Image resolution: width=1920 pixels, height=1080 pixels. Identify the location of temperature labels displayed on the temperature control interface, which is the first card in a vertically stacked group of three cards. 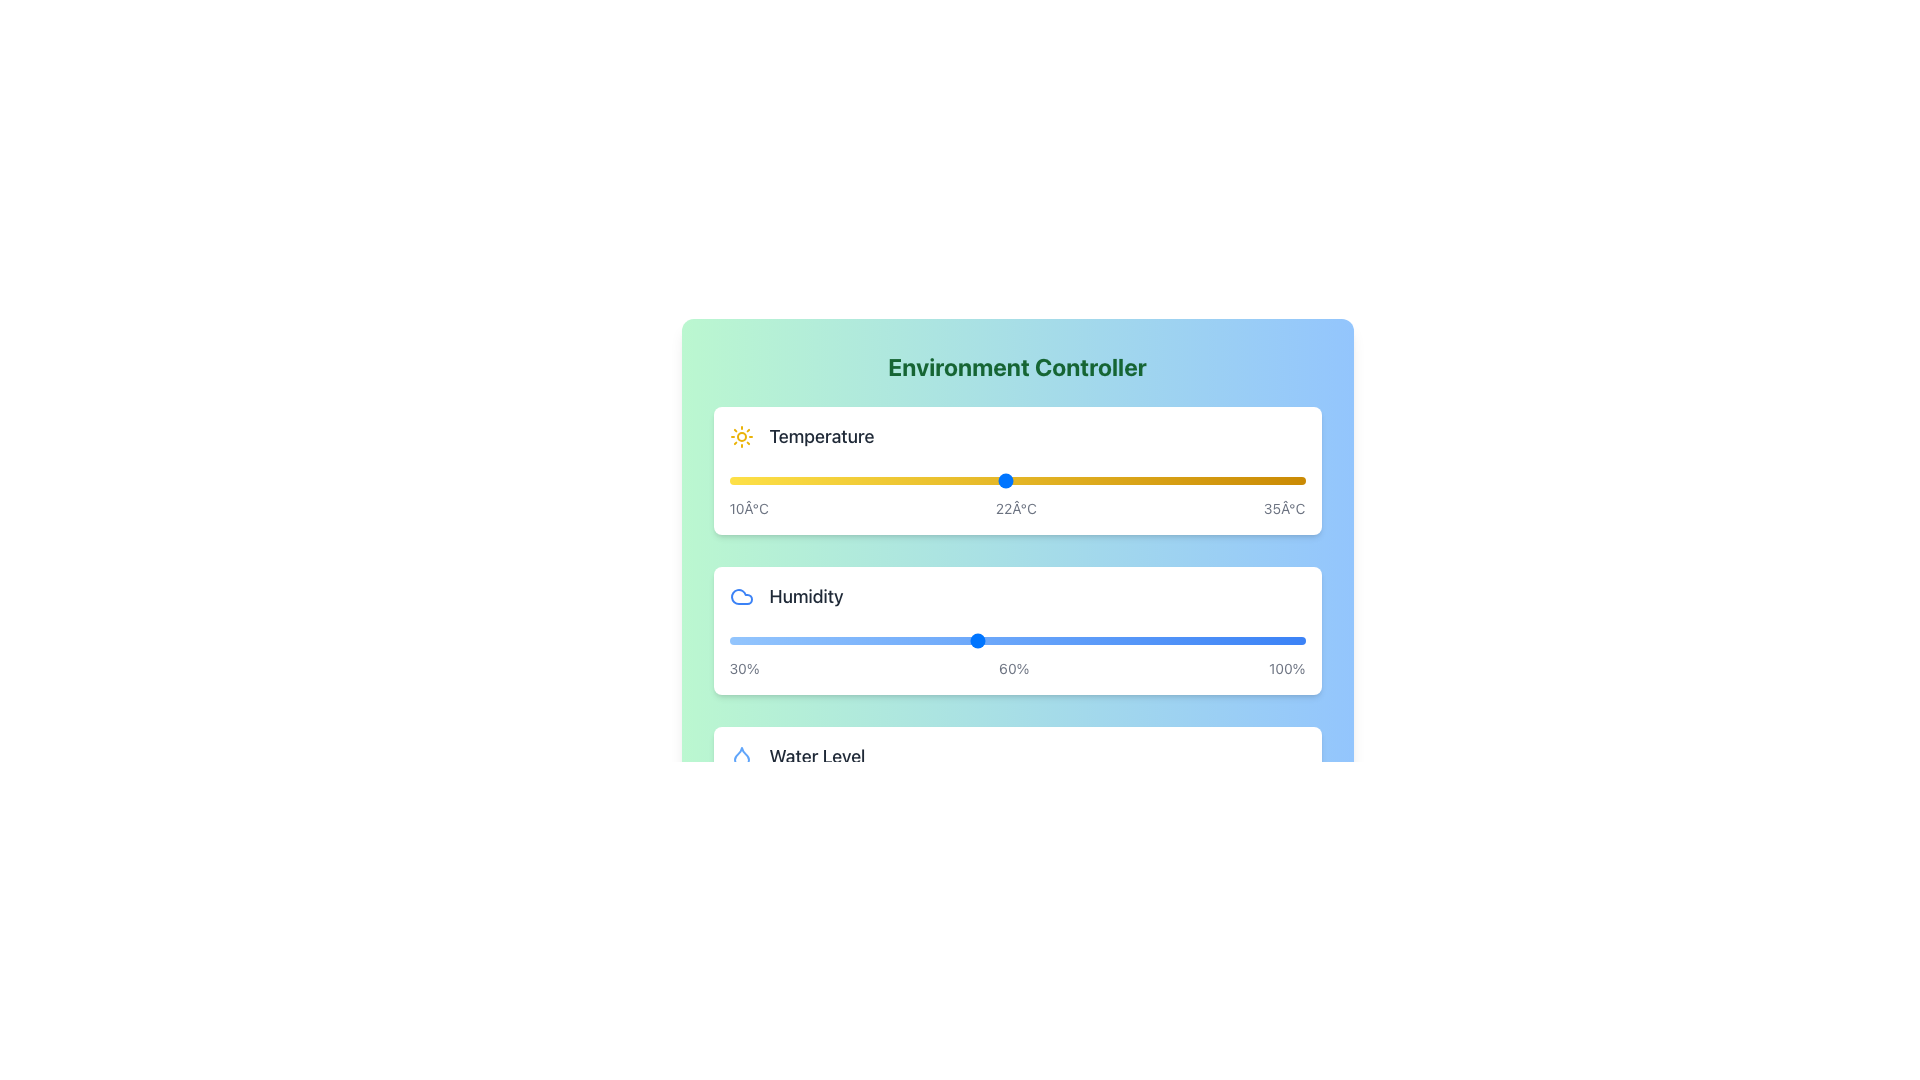
(1017, 470).